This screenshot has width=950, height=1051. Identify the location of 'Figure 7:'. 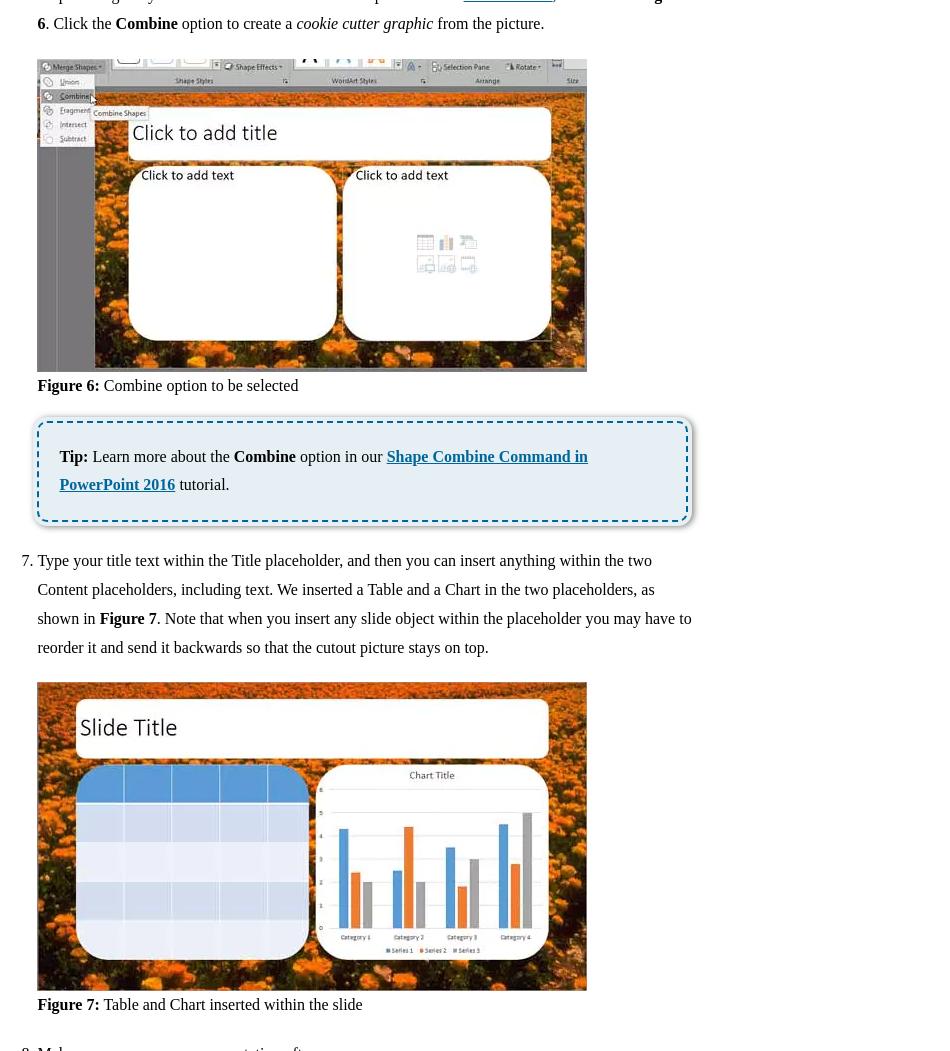
(68, 1004).